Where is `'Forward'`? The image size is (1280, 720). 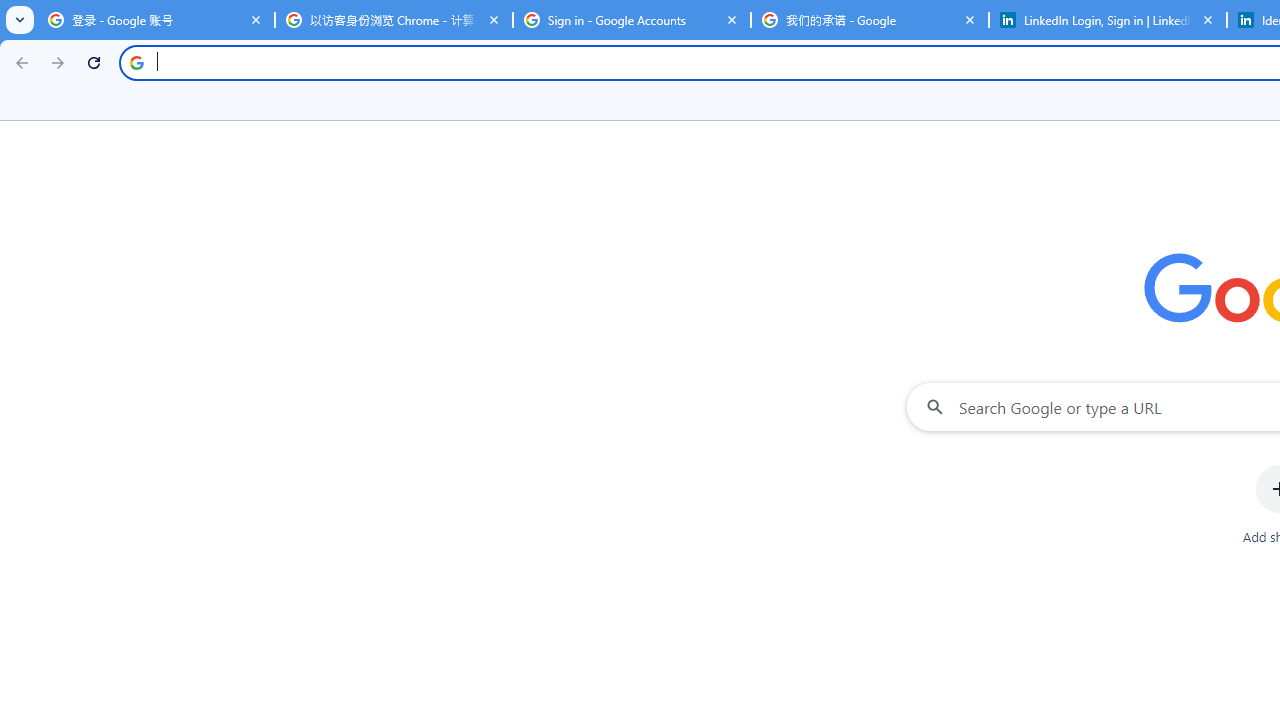 'Forward' is located at coordinates (58, 61).